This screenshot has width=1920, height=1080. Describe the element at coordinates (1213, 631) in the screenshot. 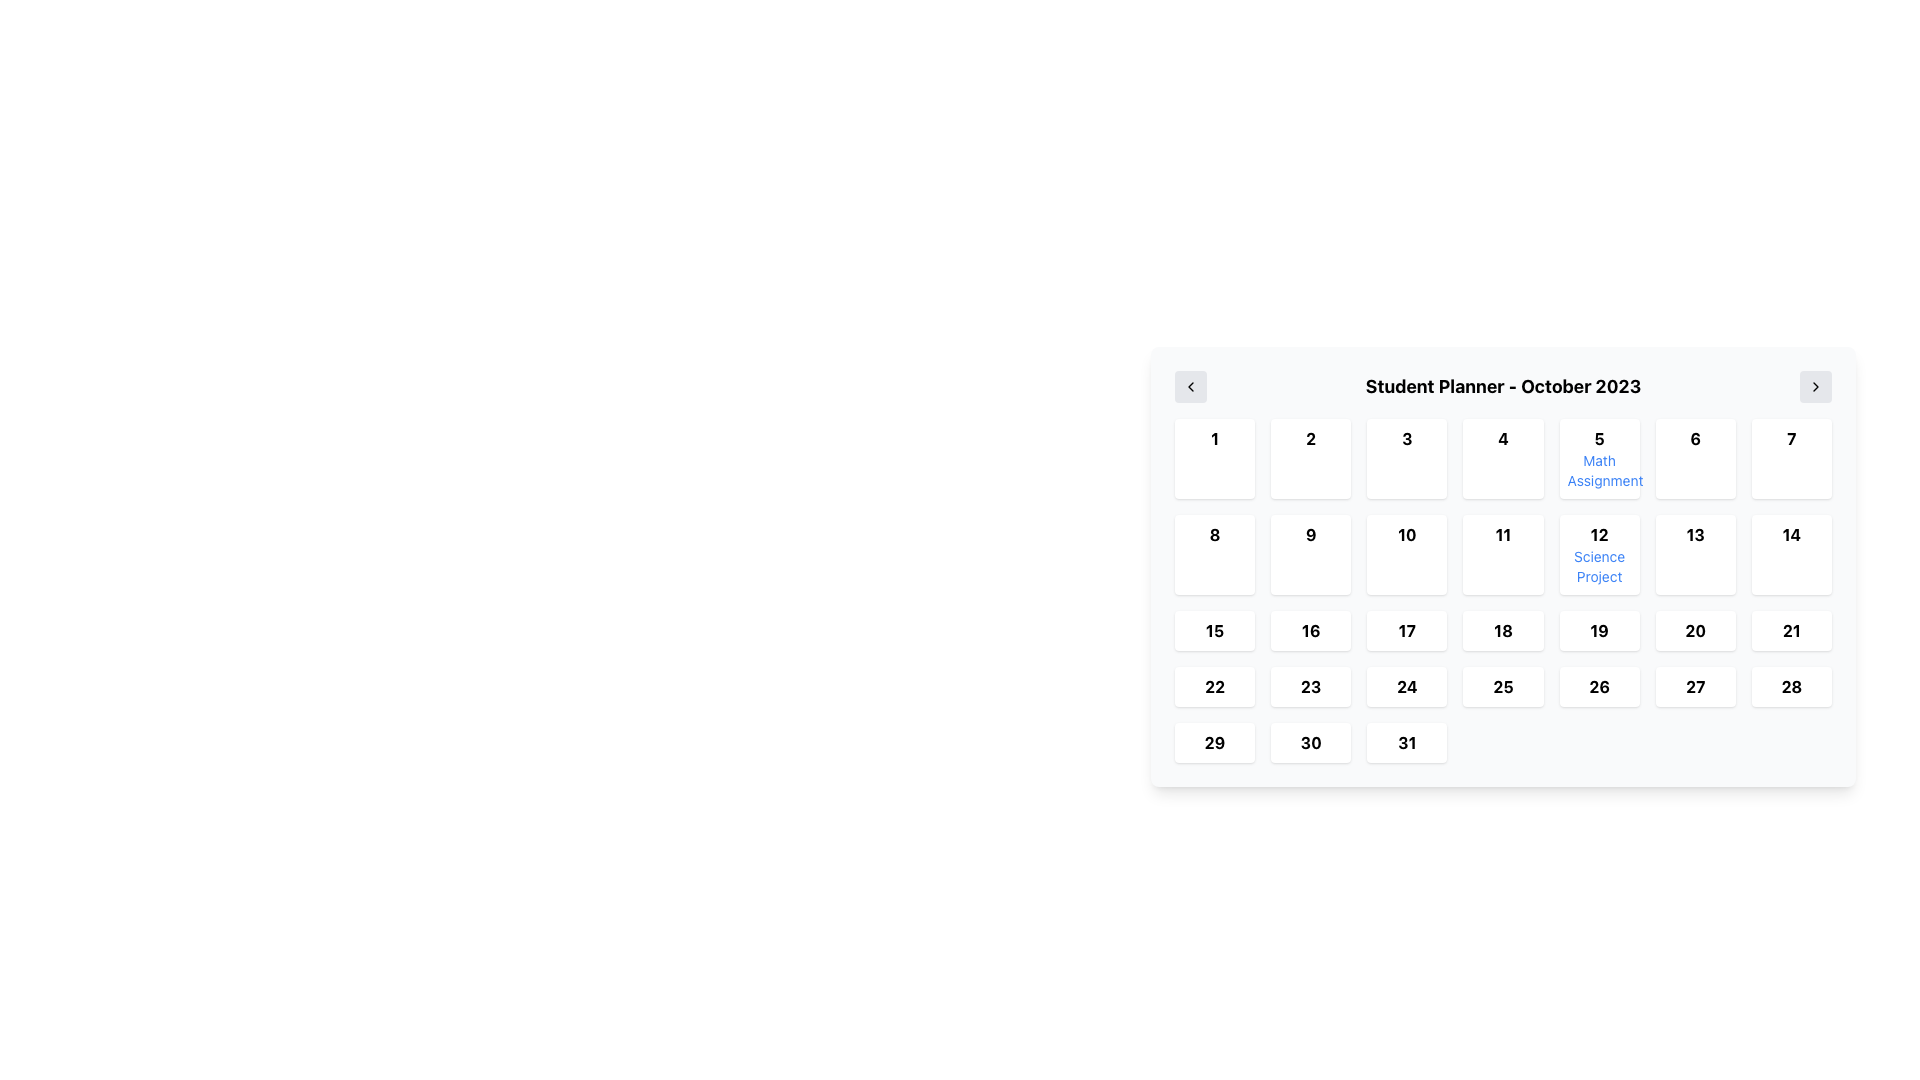

I see `the static text label representing the date '15' in the calendar's third row, first cell` at that location.